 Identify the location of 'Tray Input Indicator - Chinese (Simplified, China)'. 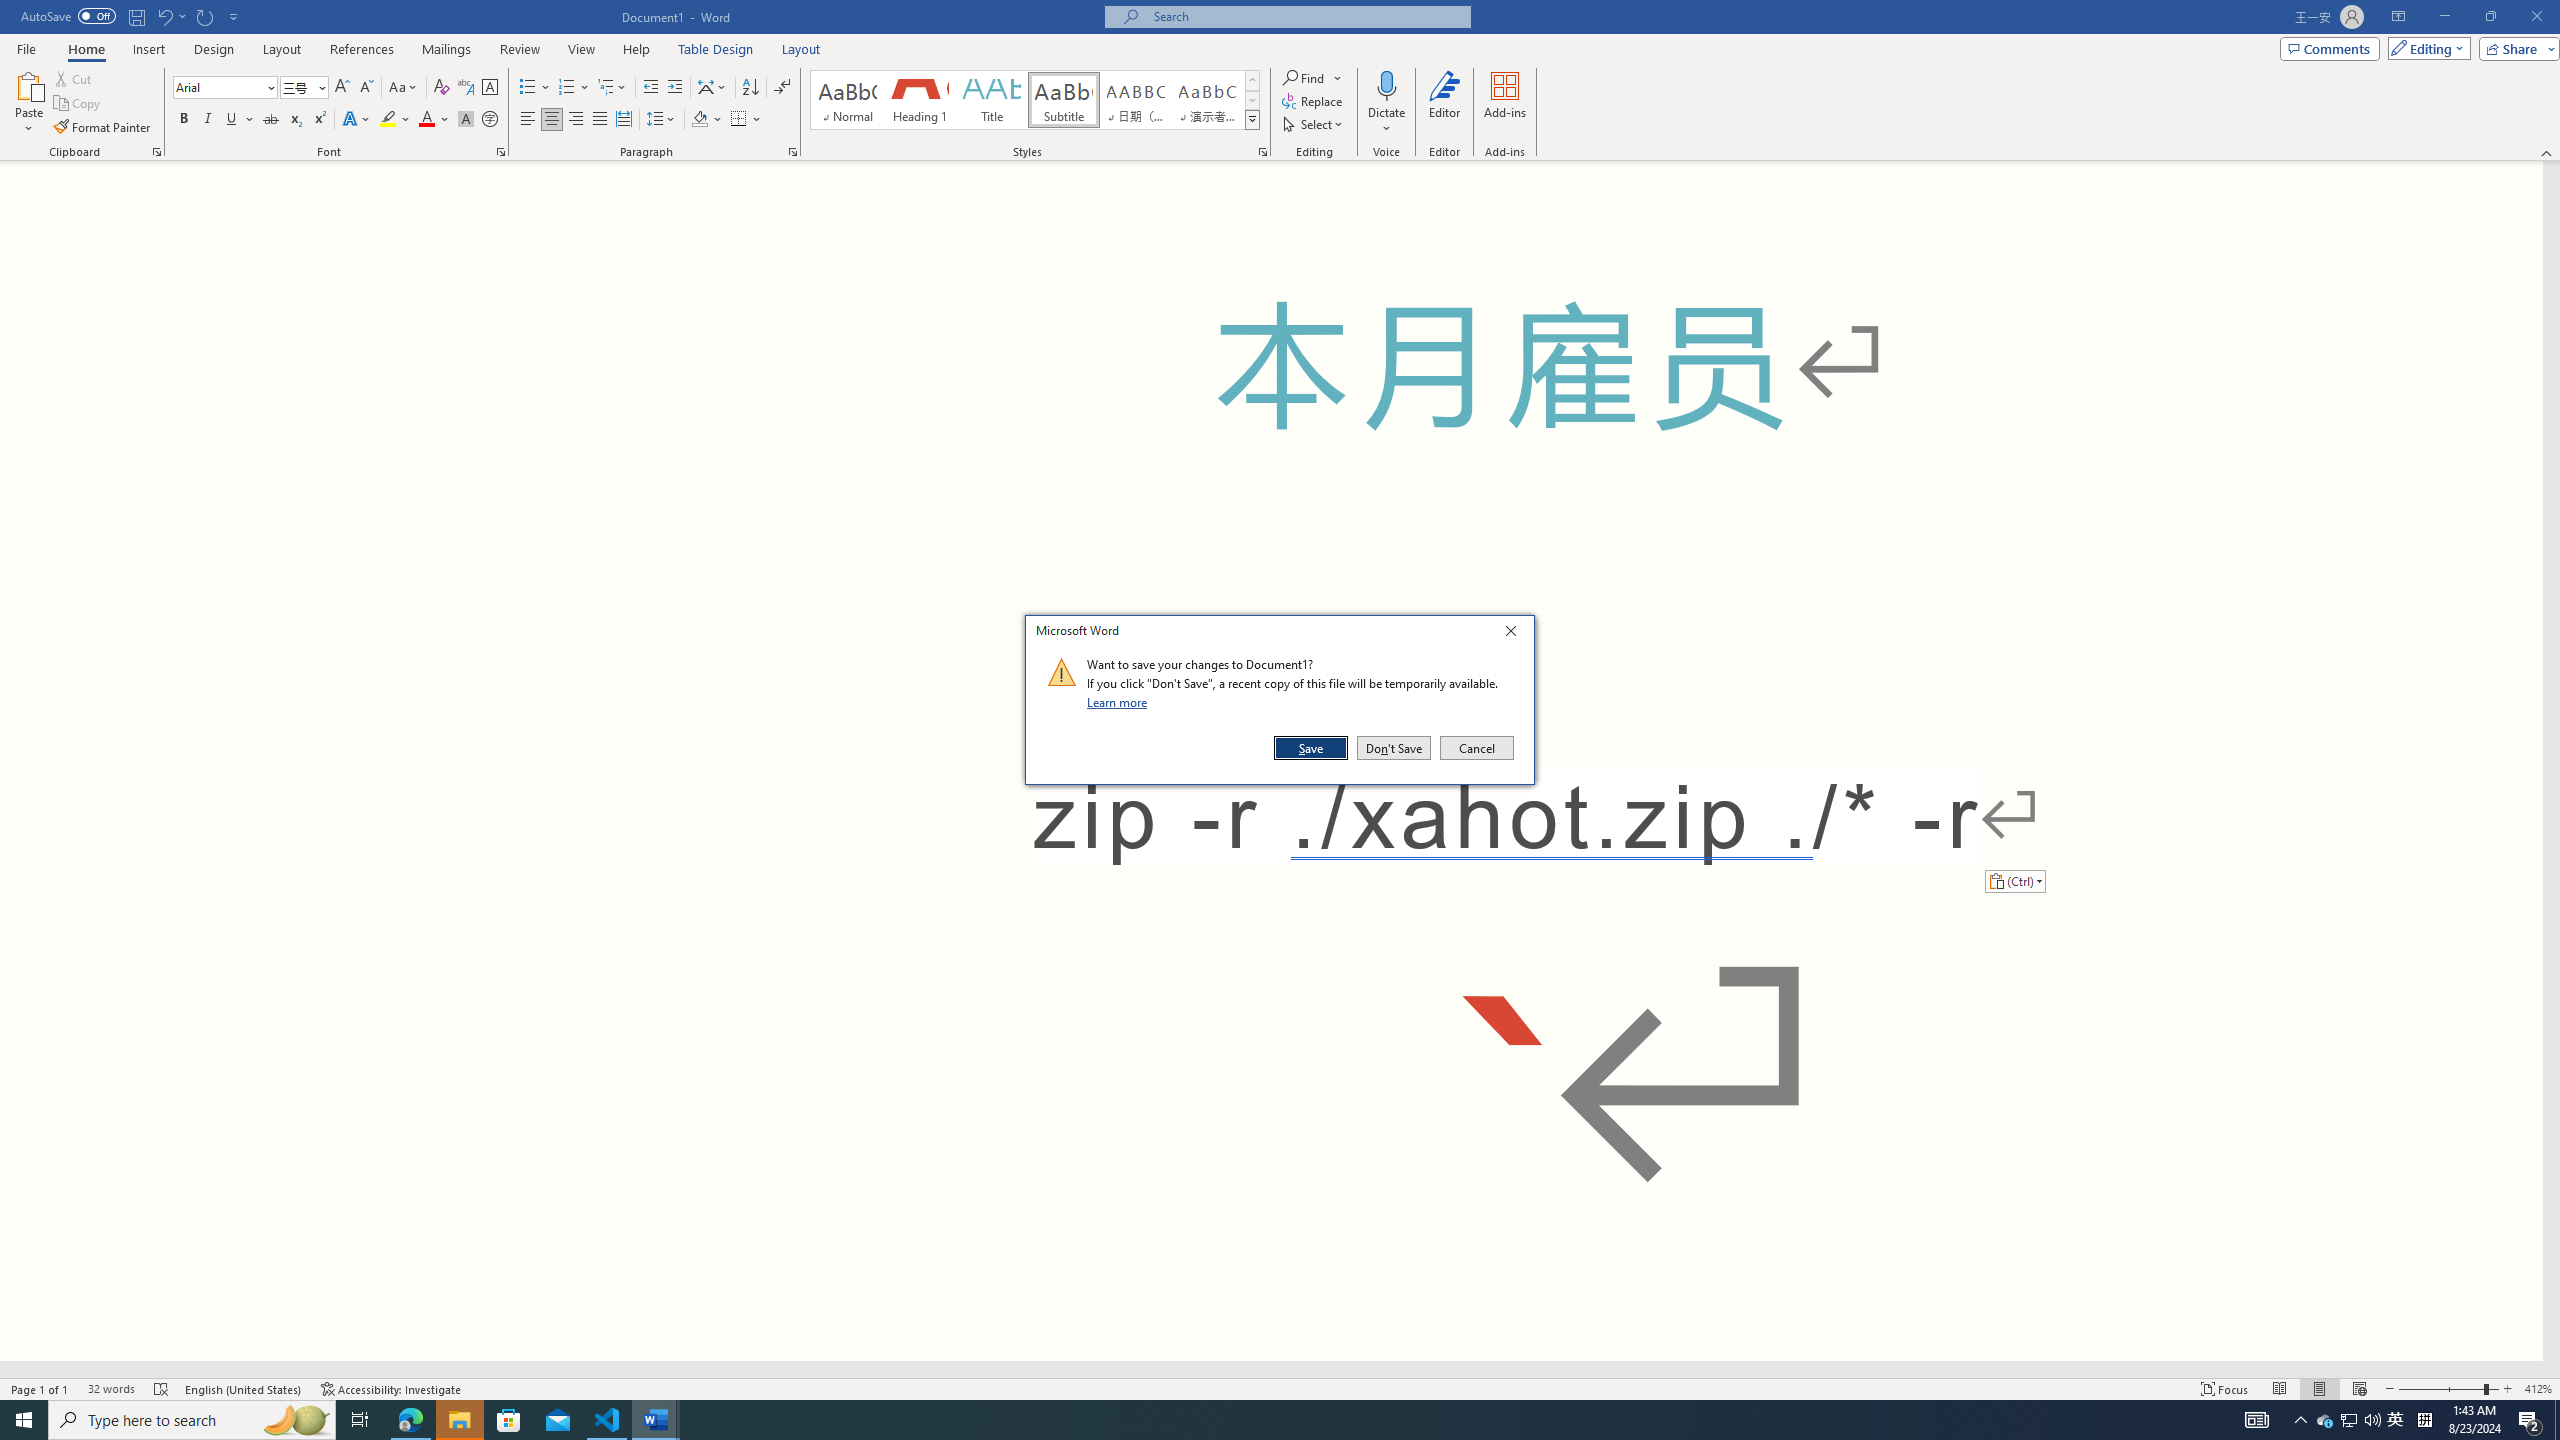
(2424, 1418).